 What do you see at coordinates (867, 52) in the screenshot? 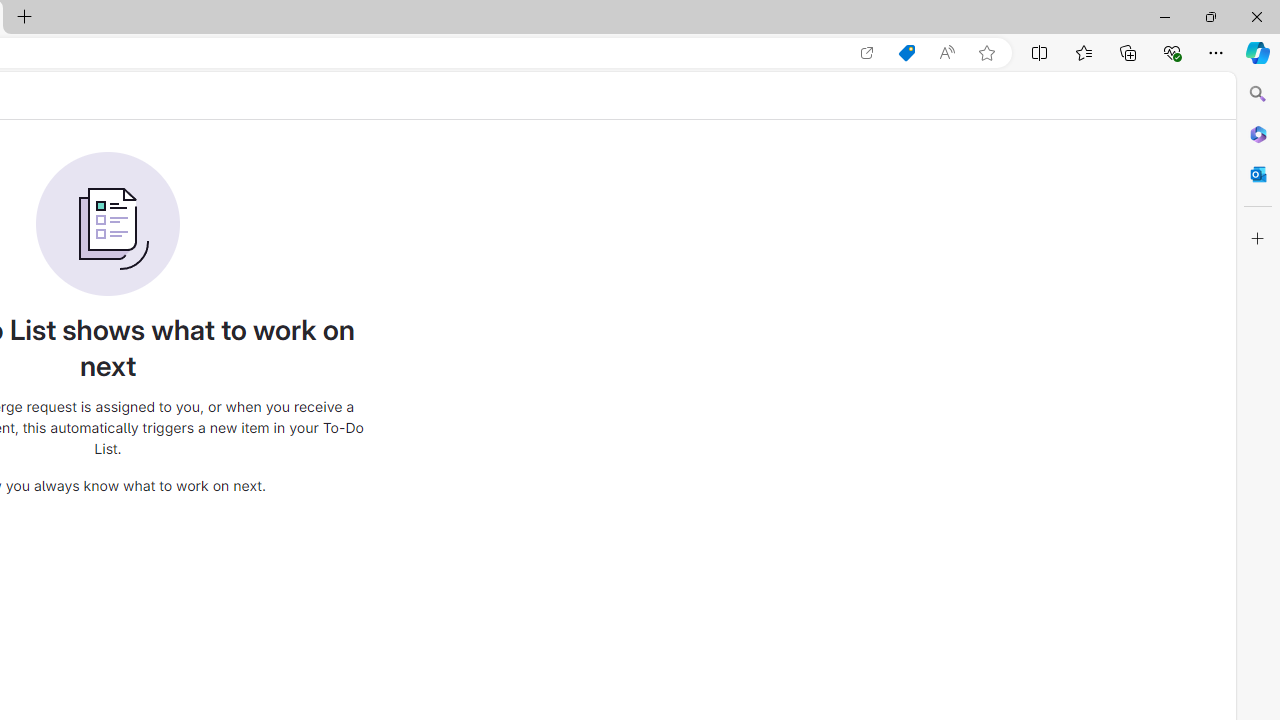
I see `'Open in app'` at bounding box center [867, 52].